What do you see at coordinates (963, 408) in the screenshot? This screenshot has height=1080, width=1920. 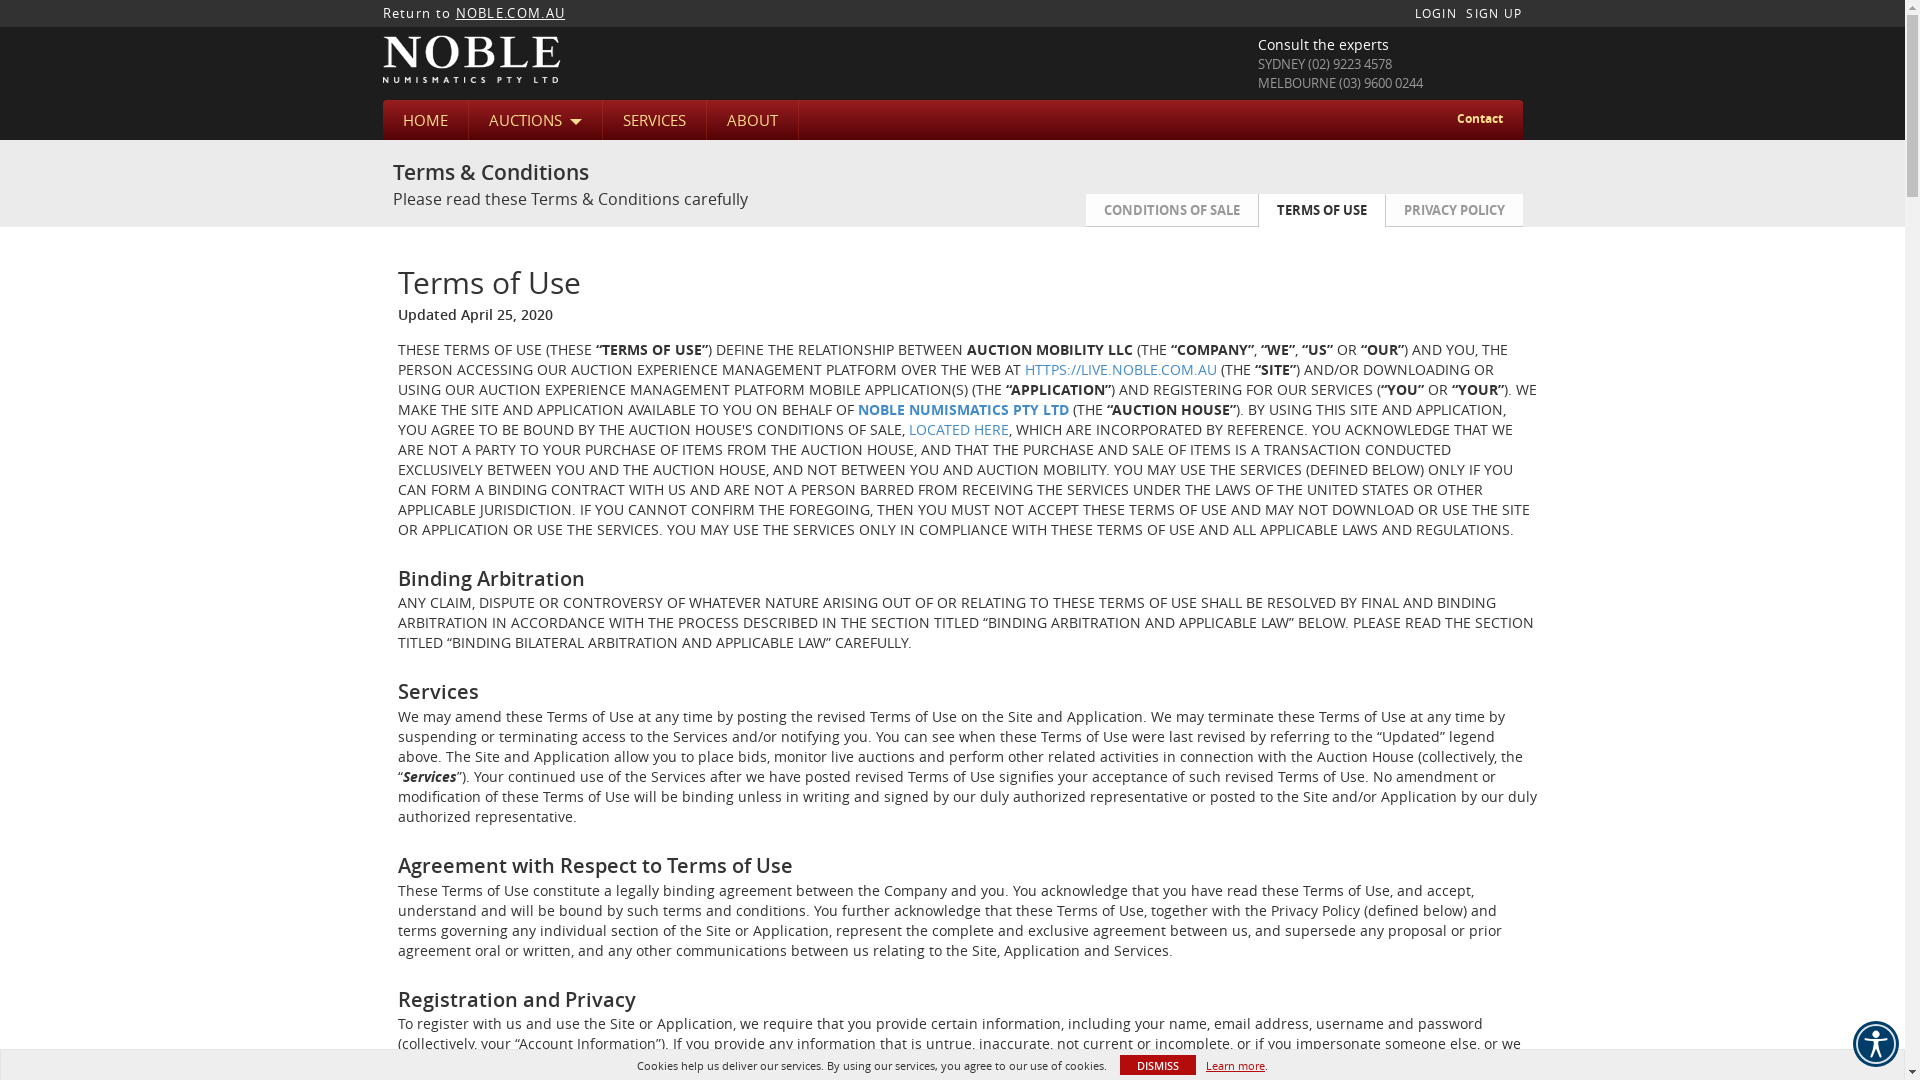 I see `'NOBLE NUMISMATICS PTY LTD'` at bounding box center [963, 408].